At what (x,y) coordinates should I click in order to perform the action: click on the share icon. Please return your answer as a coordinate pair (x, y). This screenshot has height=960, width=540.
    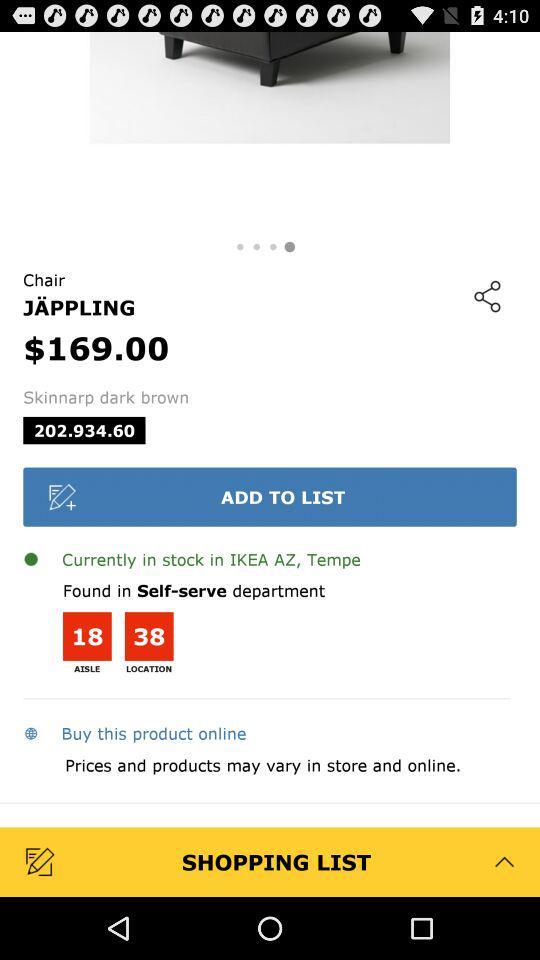
    Looking at the image, I should click on (486, 317).